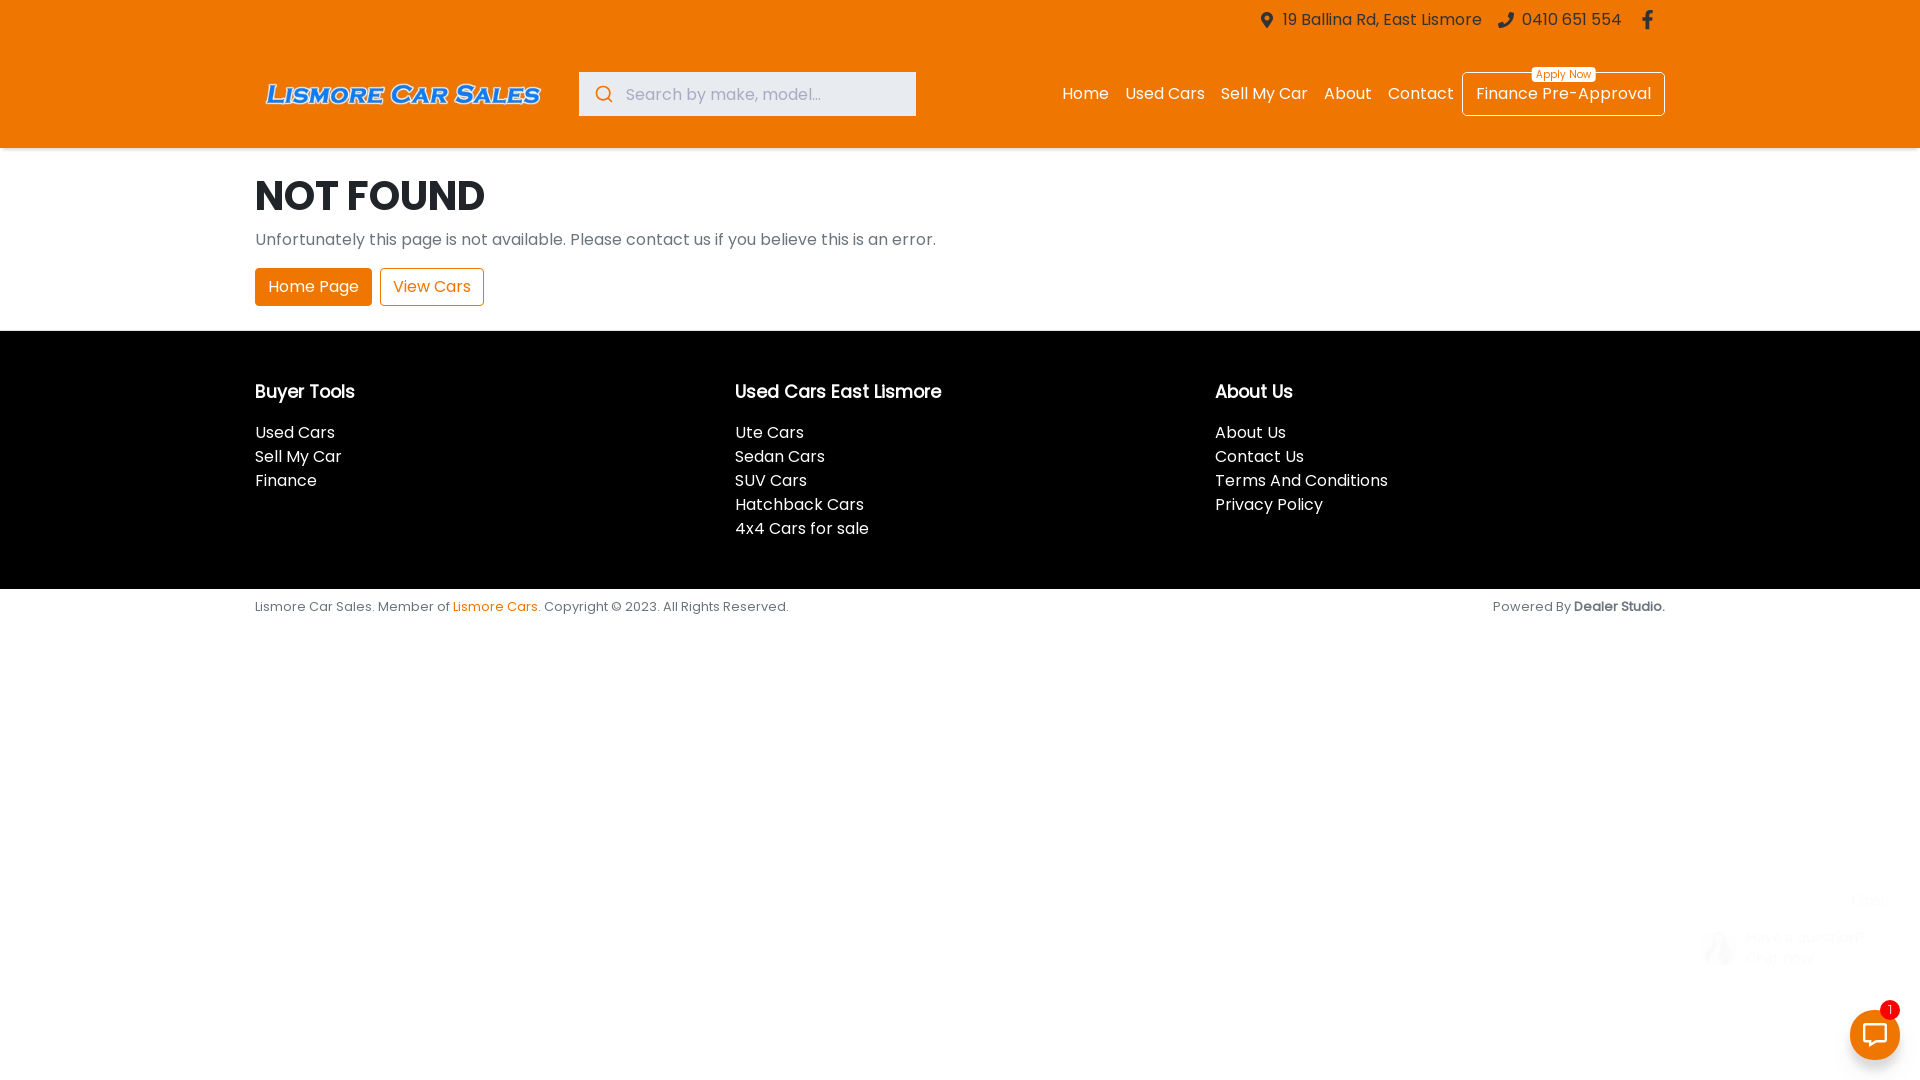 This screenshot has height=1080, width=1920. Describe the element at coordinates (798, 503) in the screenshot. I see `'Hatchback Cars'` at that location.